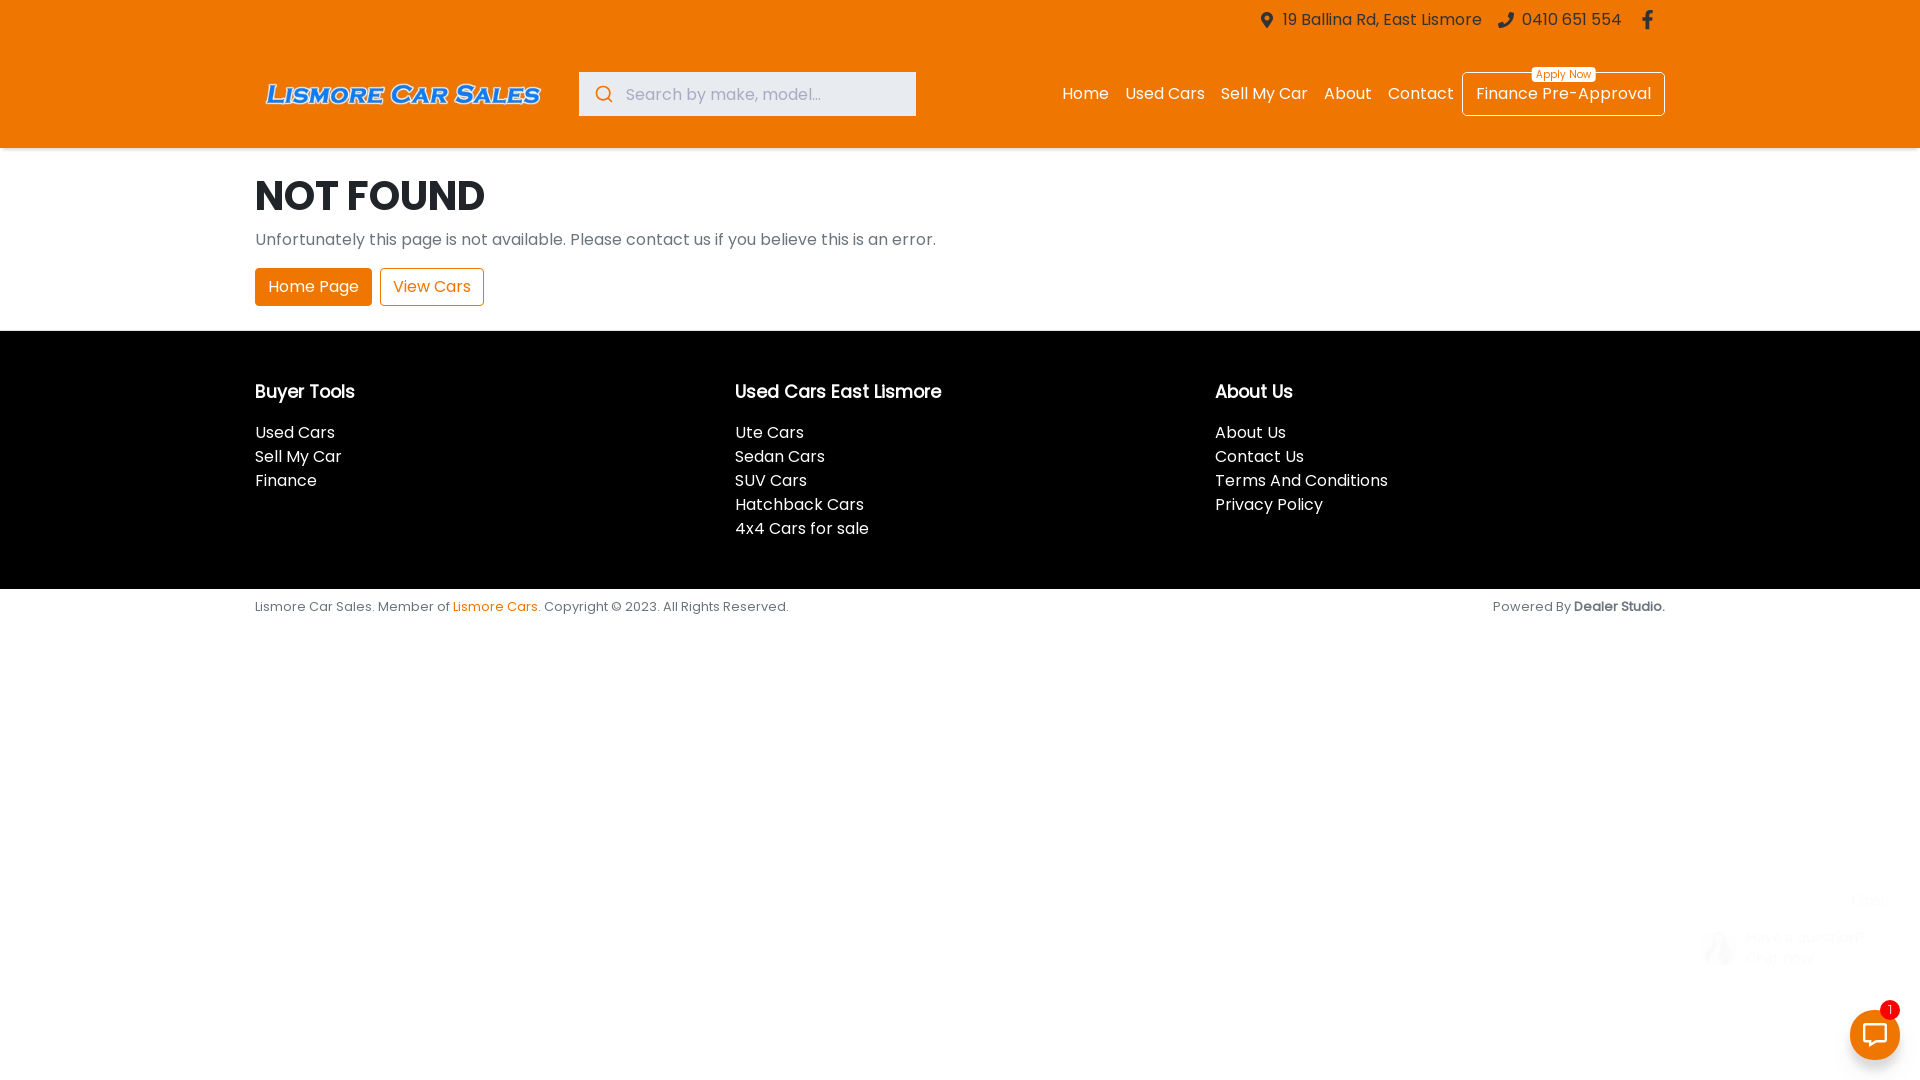 This screenshot has height=1080, width=1920. Describe the element at coordinates (798, 503) in the screenshot. I see `'Hatchback Cars'` at that location.